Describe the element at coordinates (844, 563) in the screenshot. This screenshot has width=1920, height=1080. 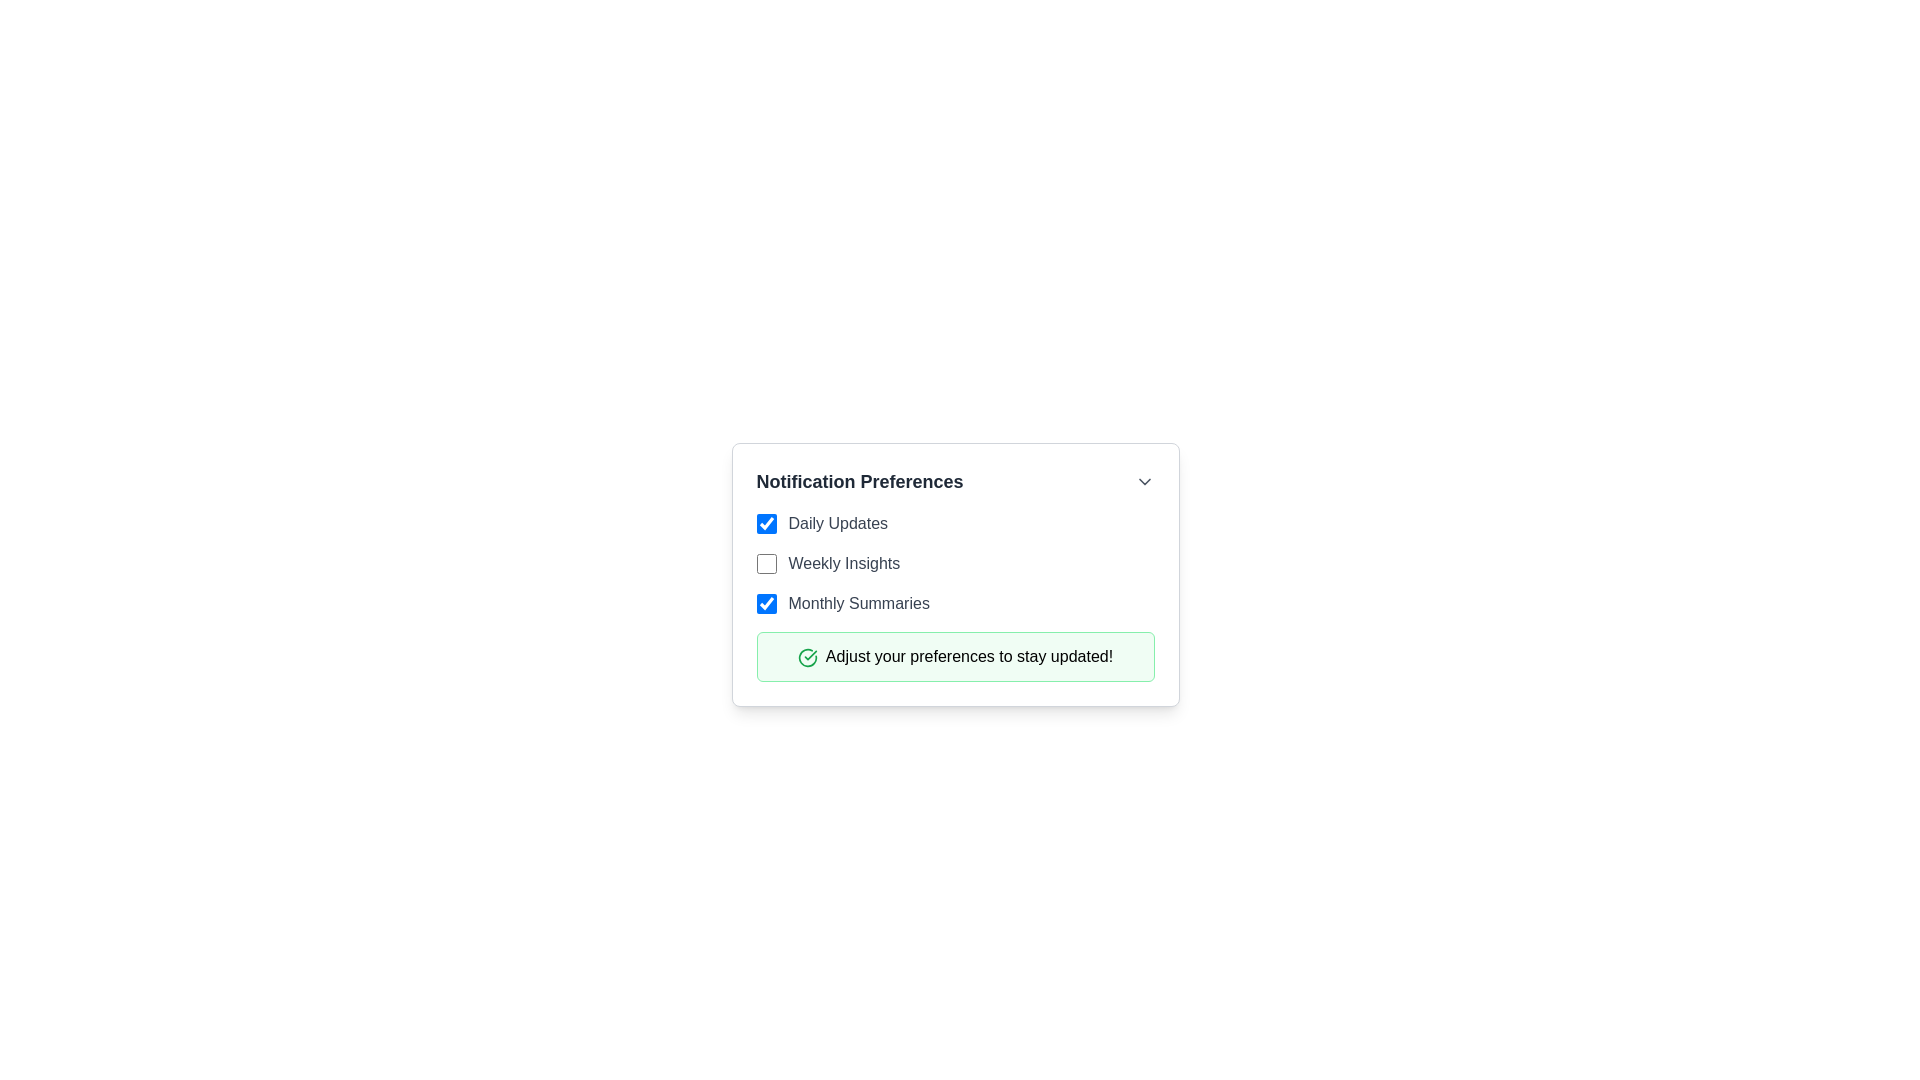
I see `the 'Weekly Insights' text label, which is styled with a gray font color and positioned to the right of a checkbox in the 'Notification Preferences' section` at that location.